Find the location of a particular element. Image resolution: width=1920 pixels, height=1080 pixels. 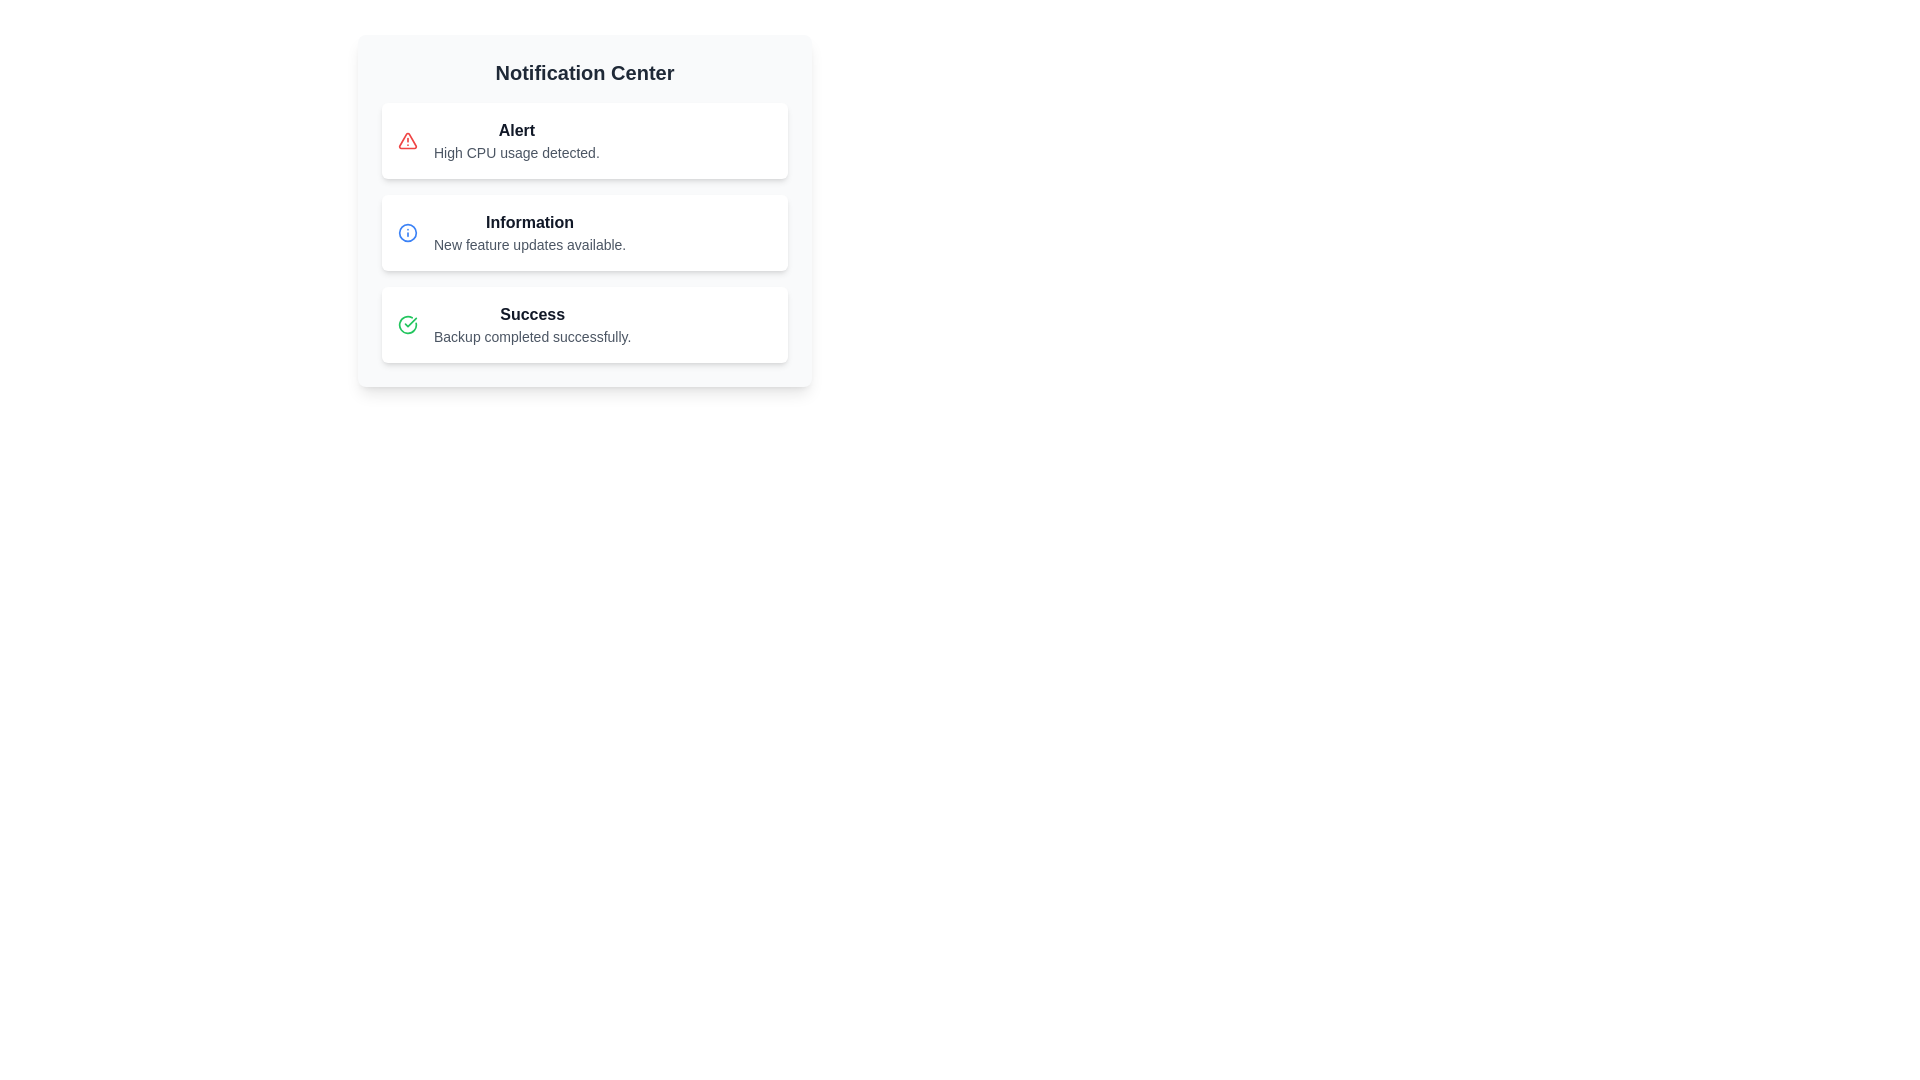

the circular graphic that represents an informational message in the second notification item labeled 'Information' within the Notification Center is located at coordinates (407, 231).